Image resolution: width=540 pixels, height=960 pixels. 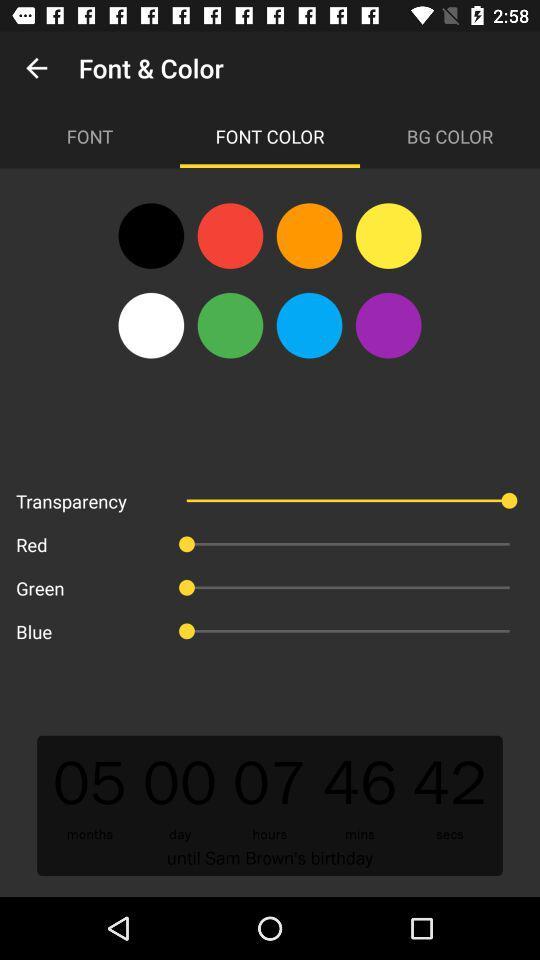 I want to click on the avatar icon, so click(x=388, y=325).